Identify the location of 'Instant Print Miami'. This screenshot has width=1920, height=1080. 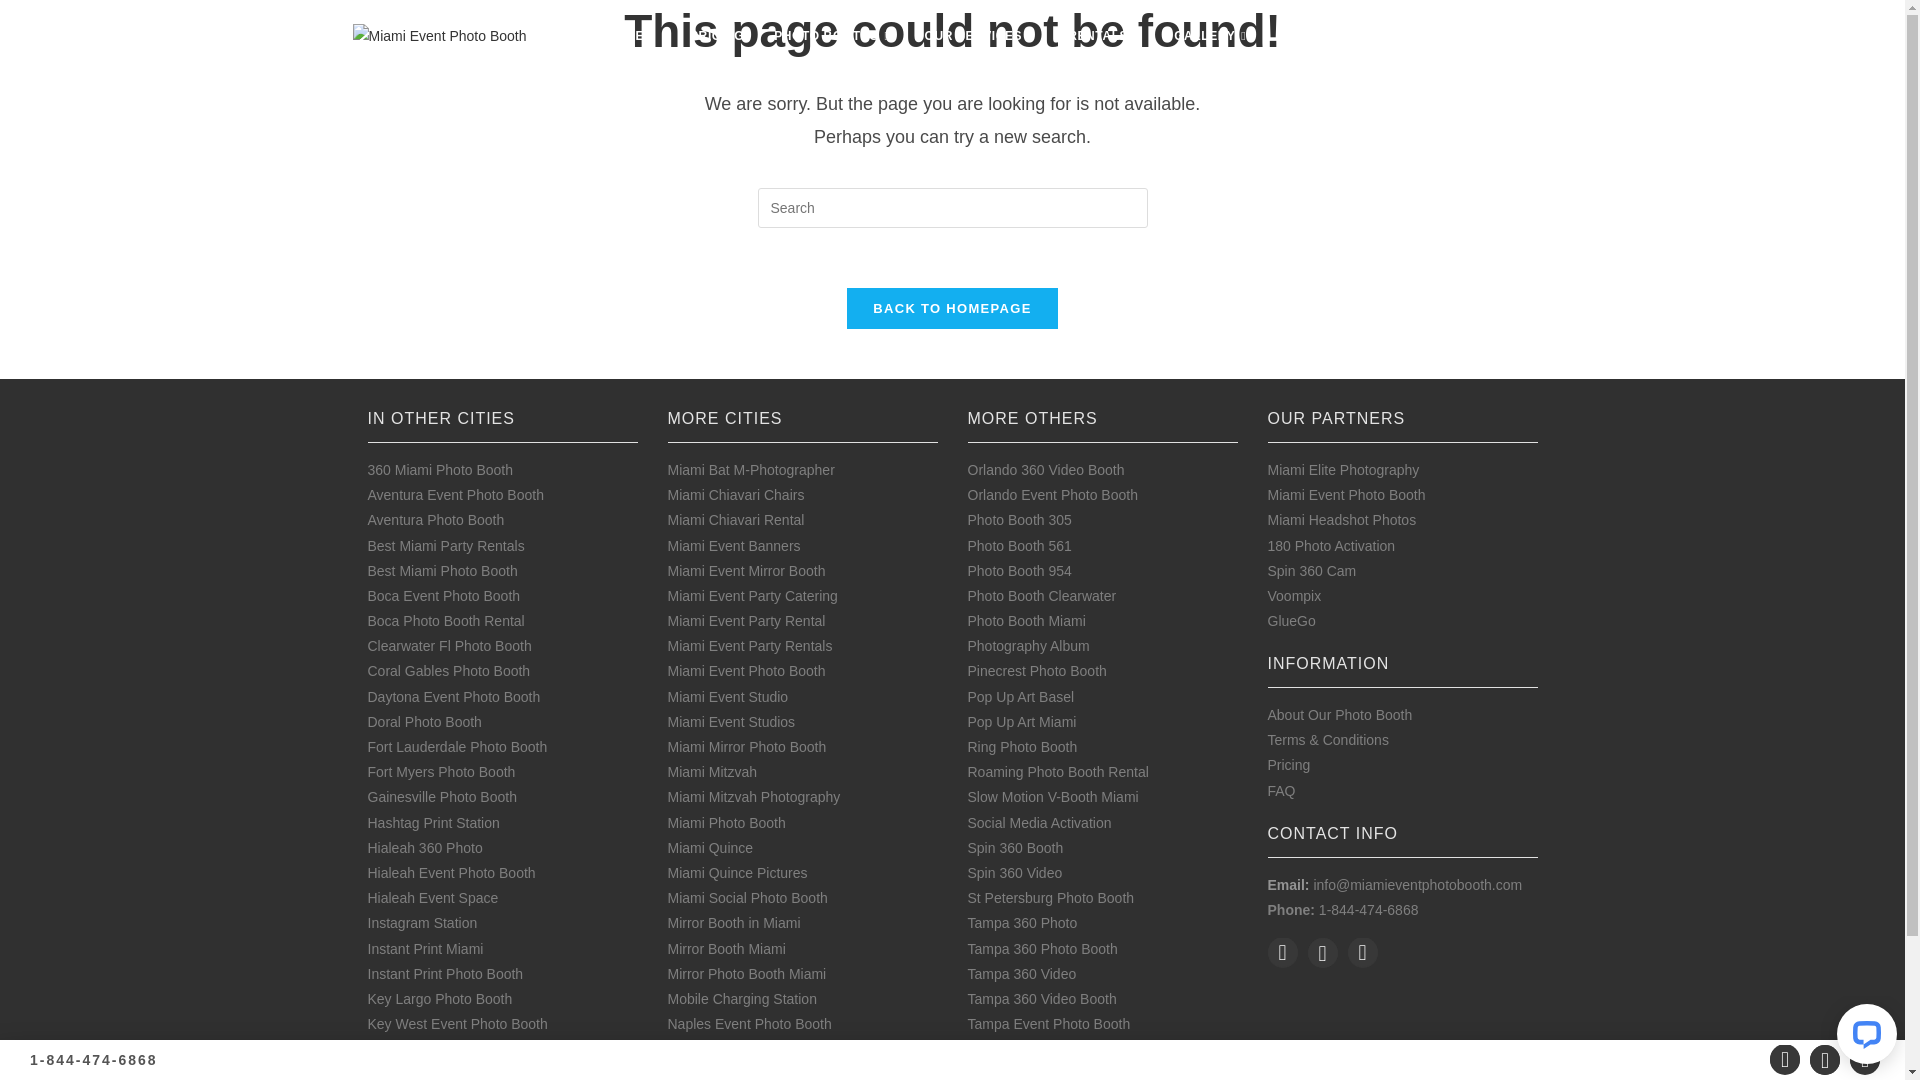
(425, 947).